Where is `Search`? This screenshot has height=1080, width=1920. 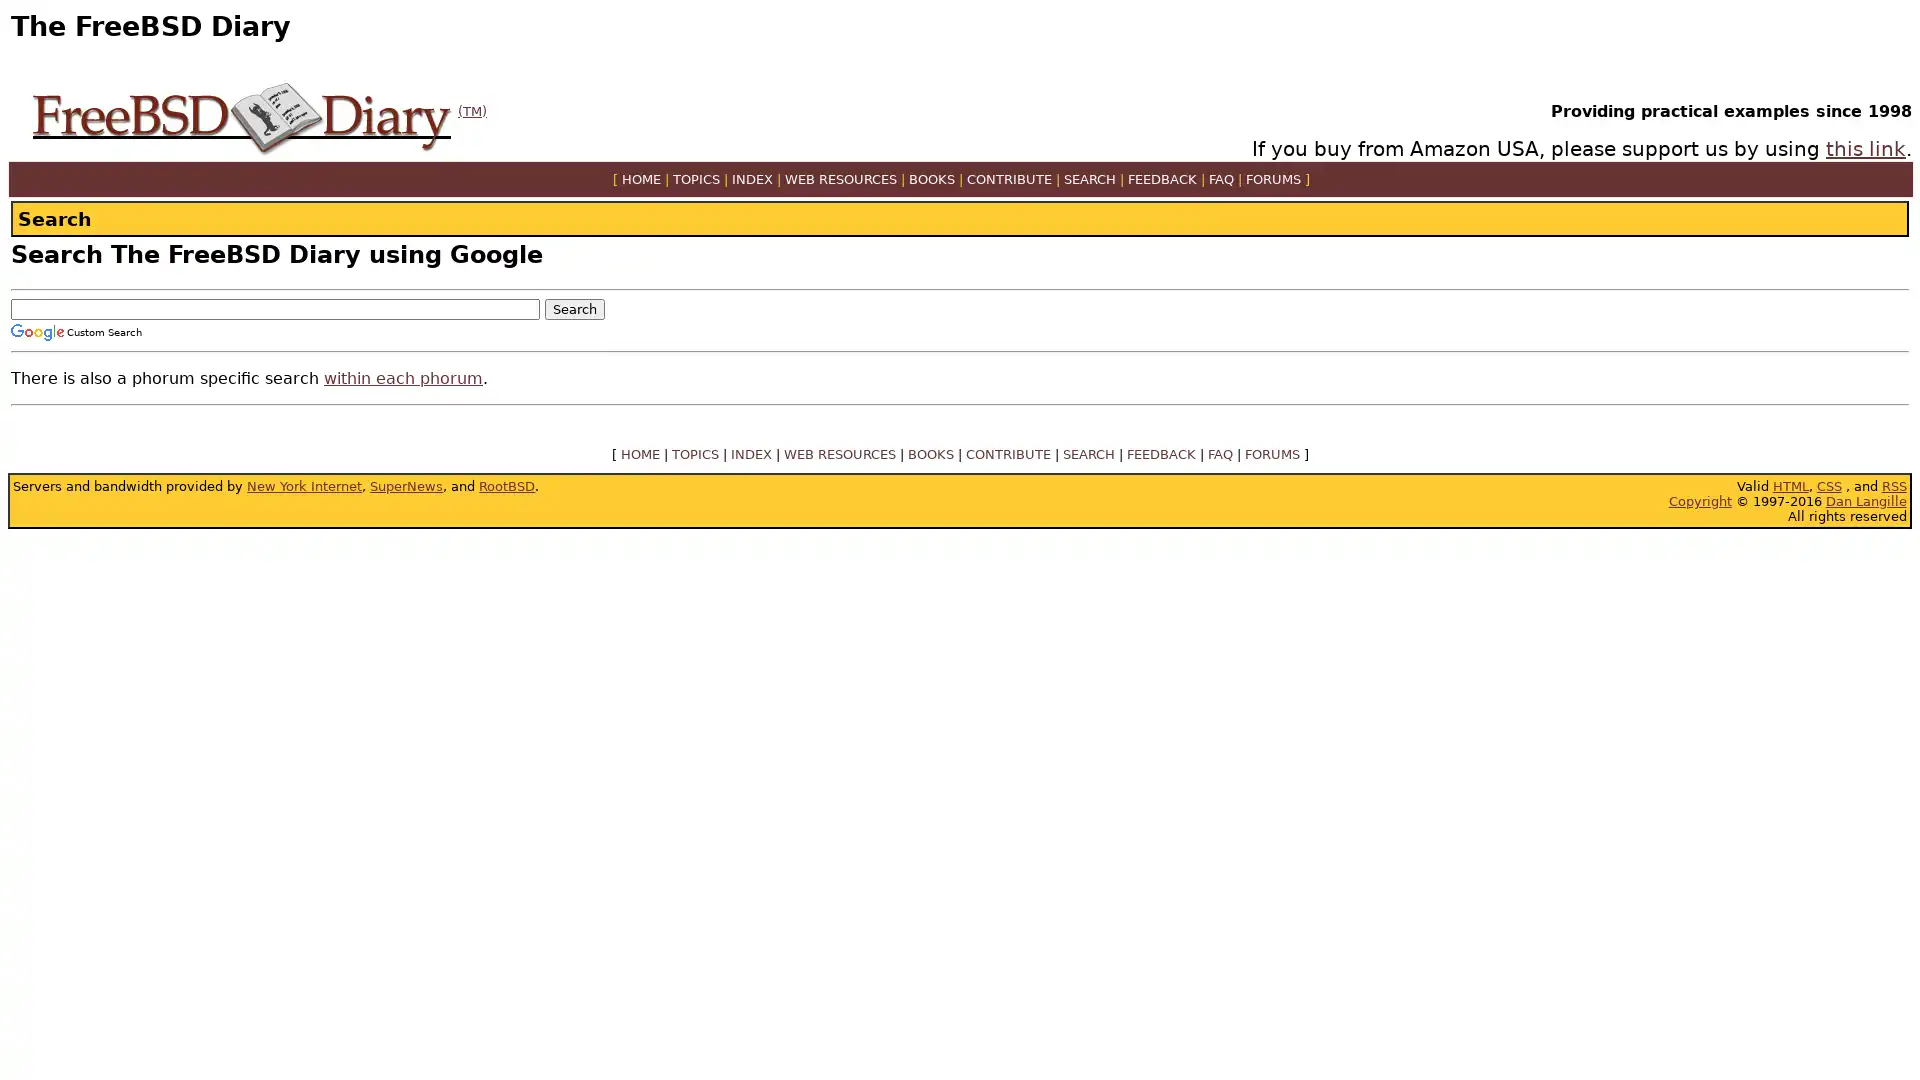
Search is located at coordinates (574, 309).